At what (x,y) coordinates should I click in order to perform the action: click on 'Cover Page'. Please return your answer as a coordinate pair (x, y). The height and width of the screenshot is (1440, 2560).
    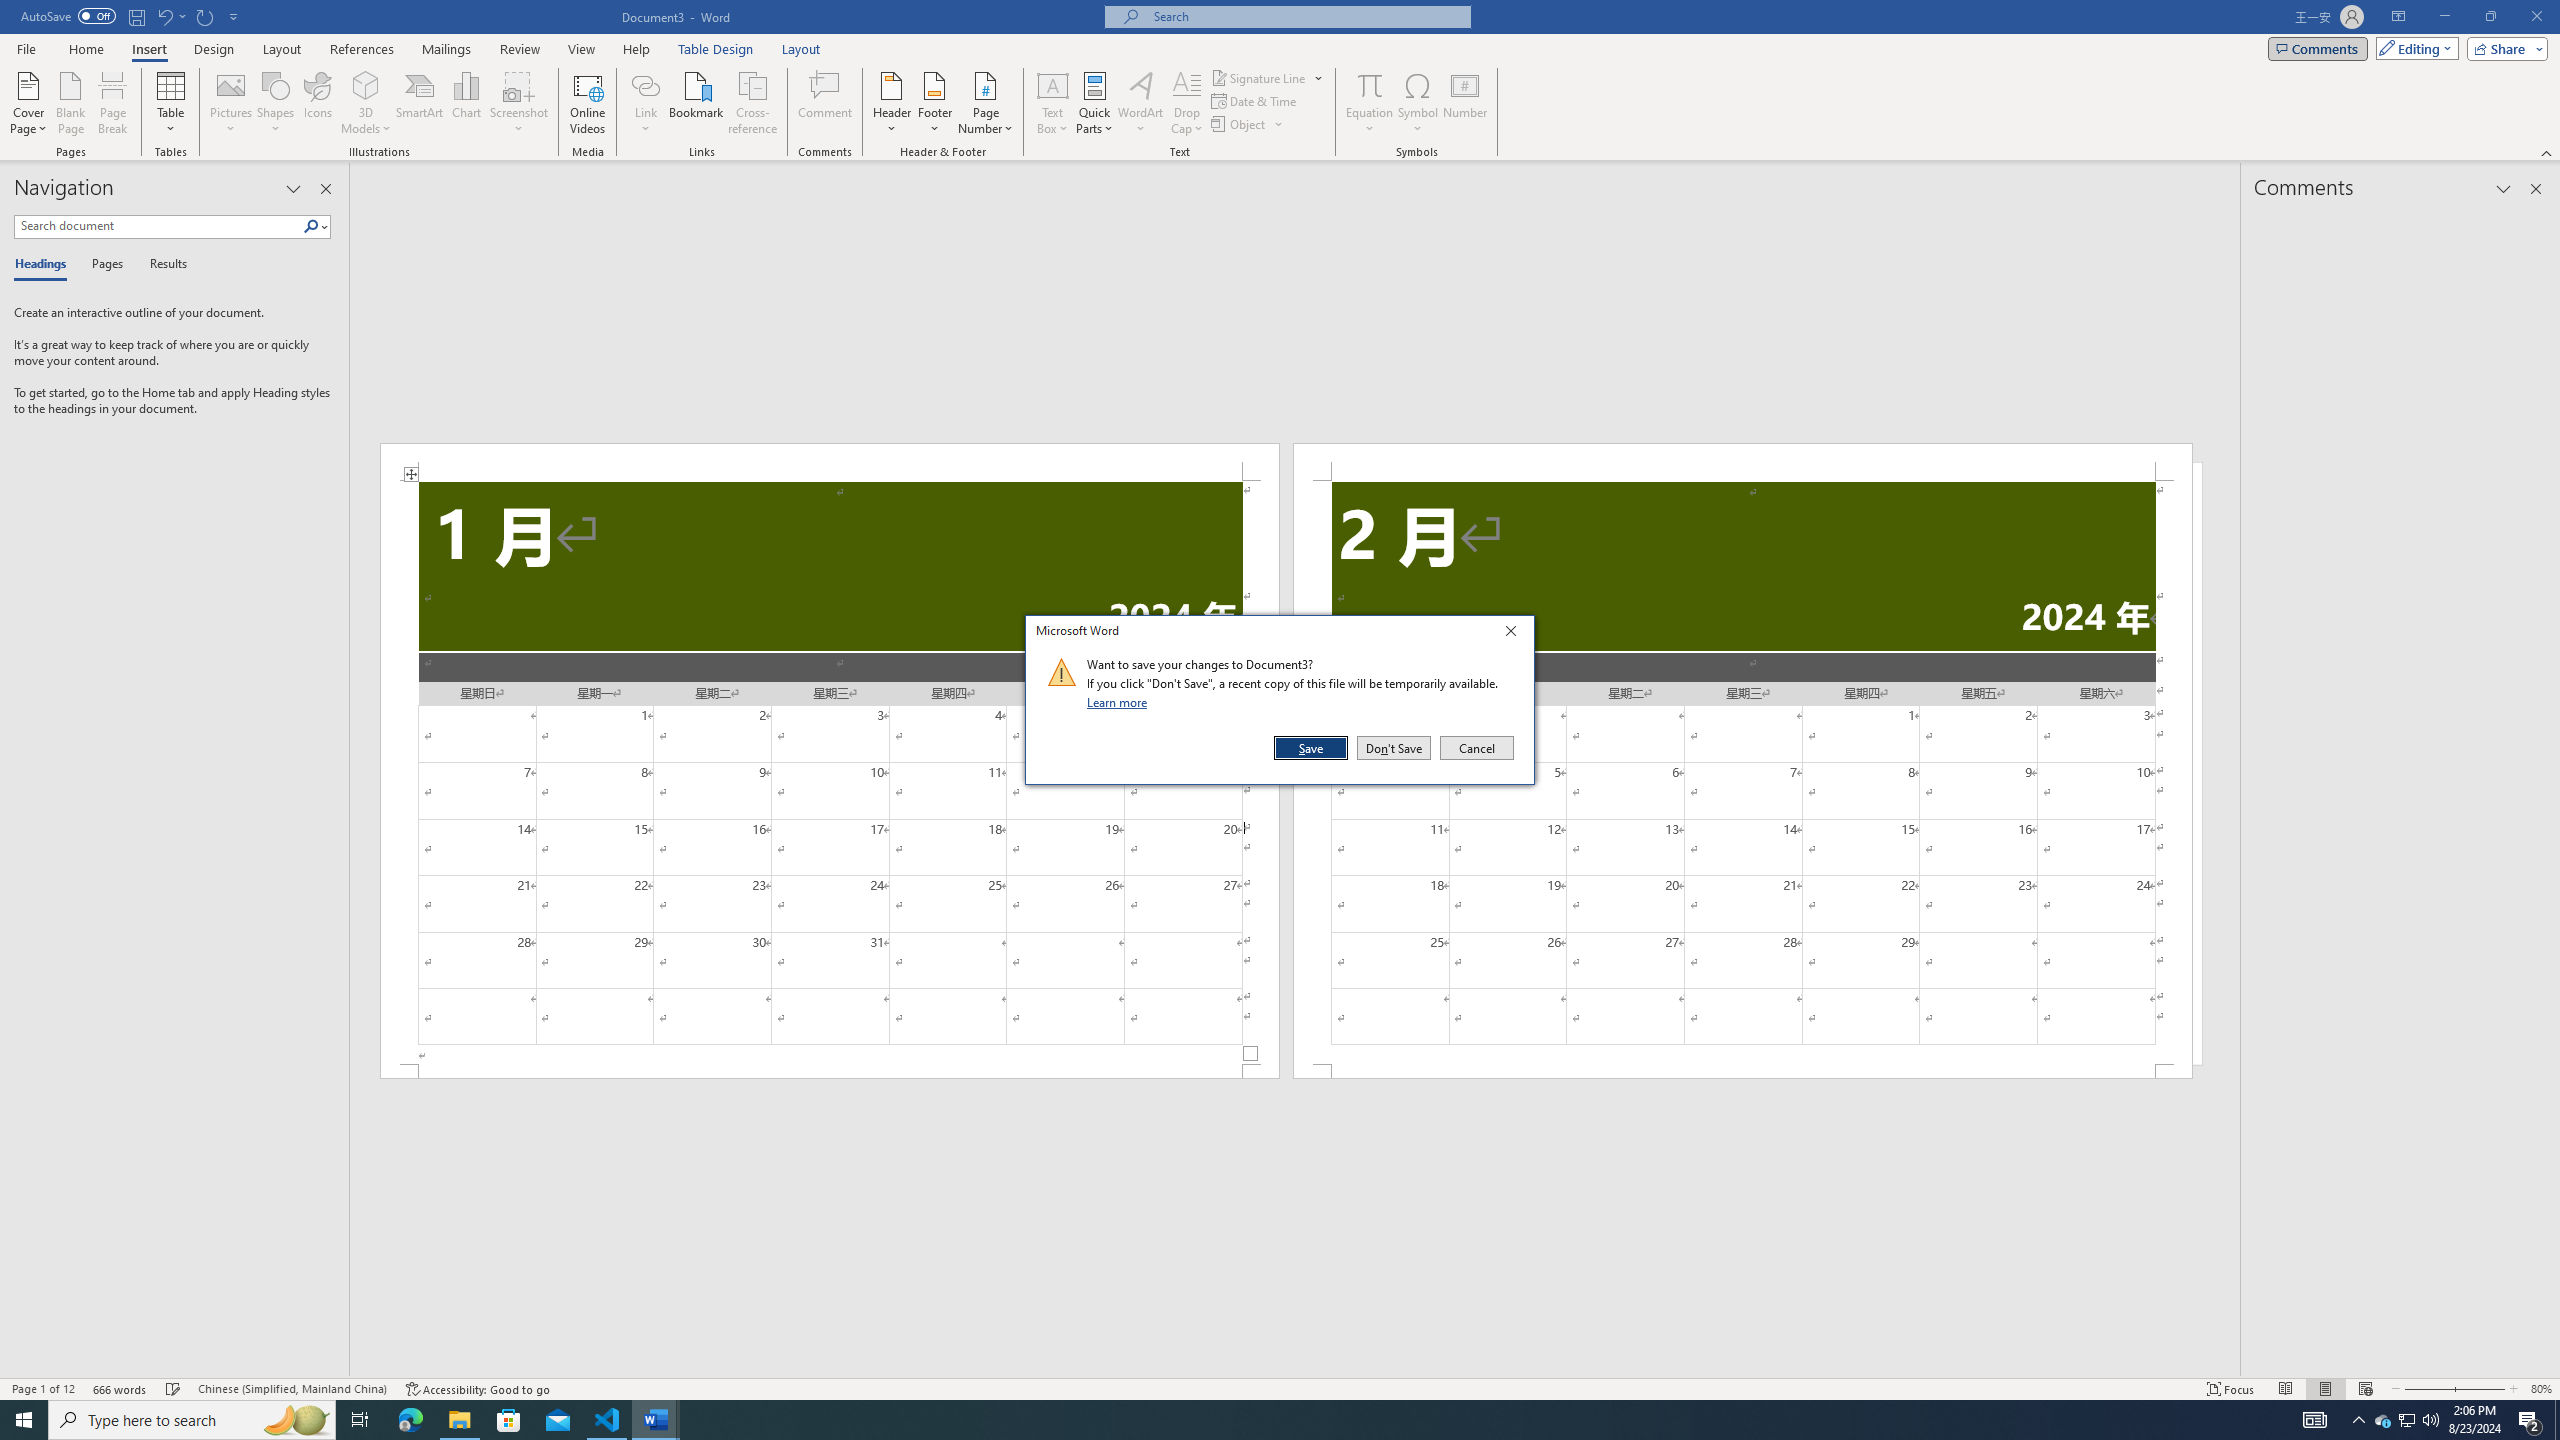
    Looking at the image, I should click on (28, 103).